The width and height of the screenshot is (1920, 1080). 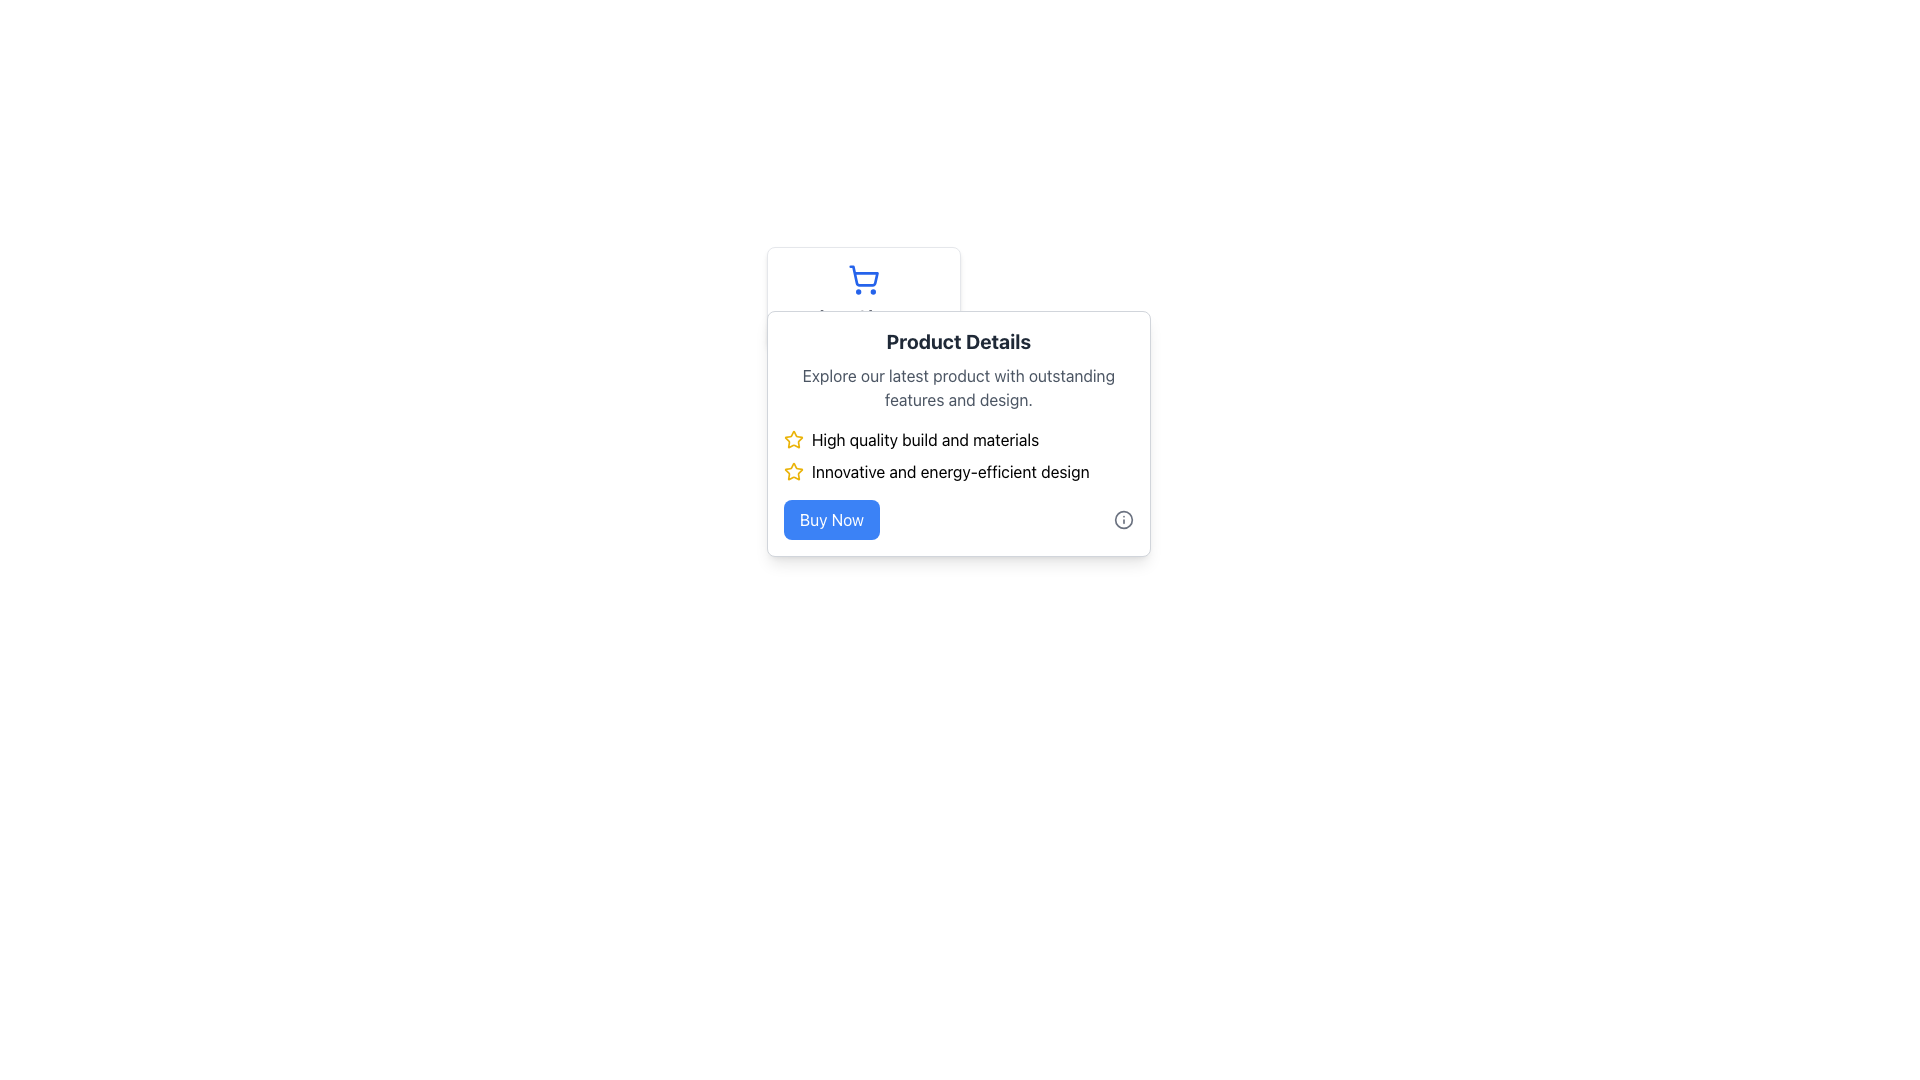 What do you see at coordinates (957, 455) in the screenshot?
I see `the Text with Icon List element located within the 'Product Details' card, positioned below the introductory text and above the 'Buy Now' button` at bounding box center [957, 455].